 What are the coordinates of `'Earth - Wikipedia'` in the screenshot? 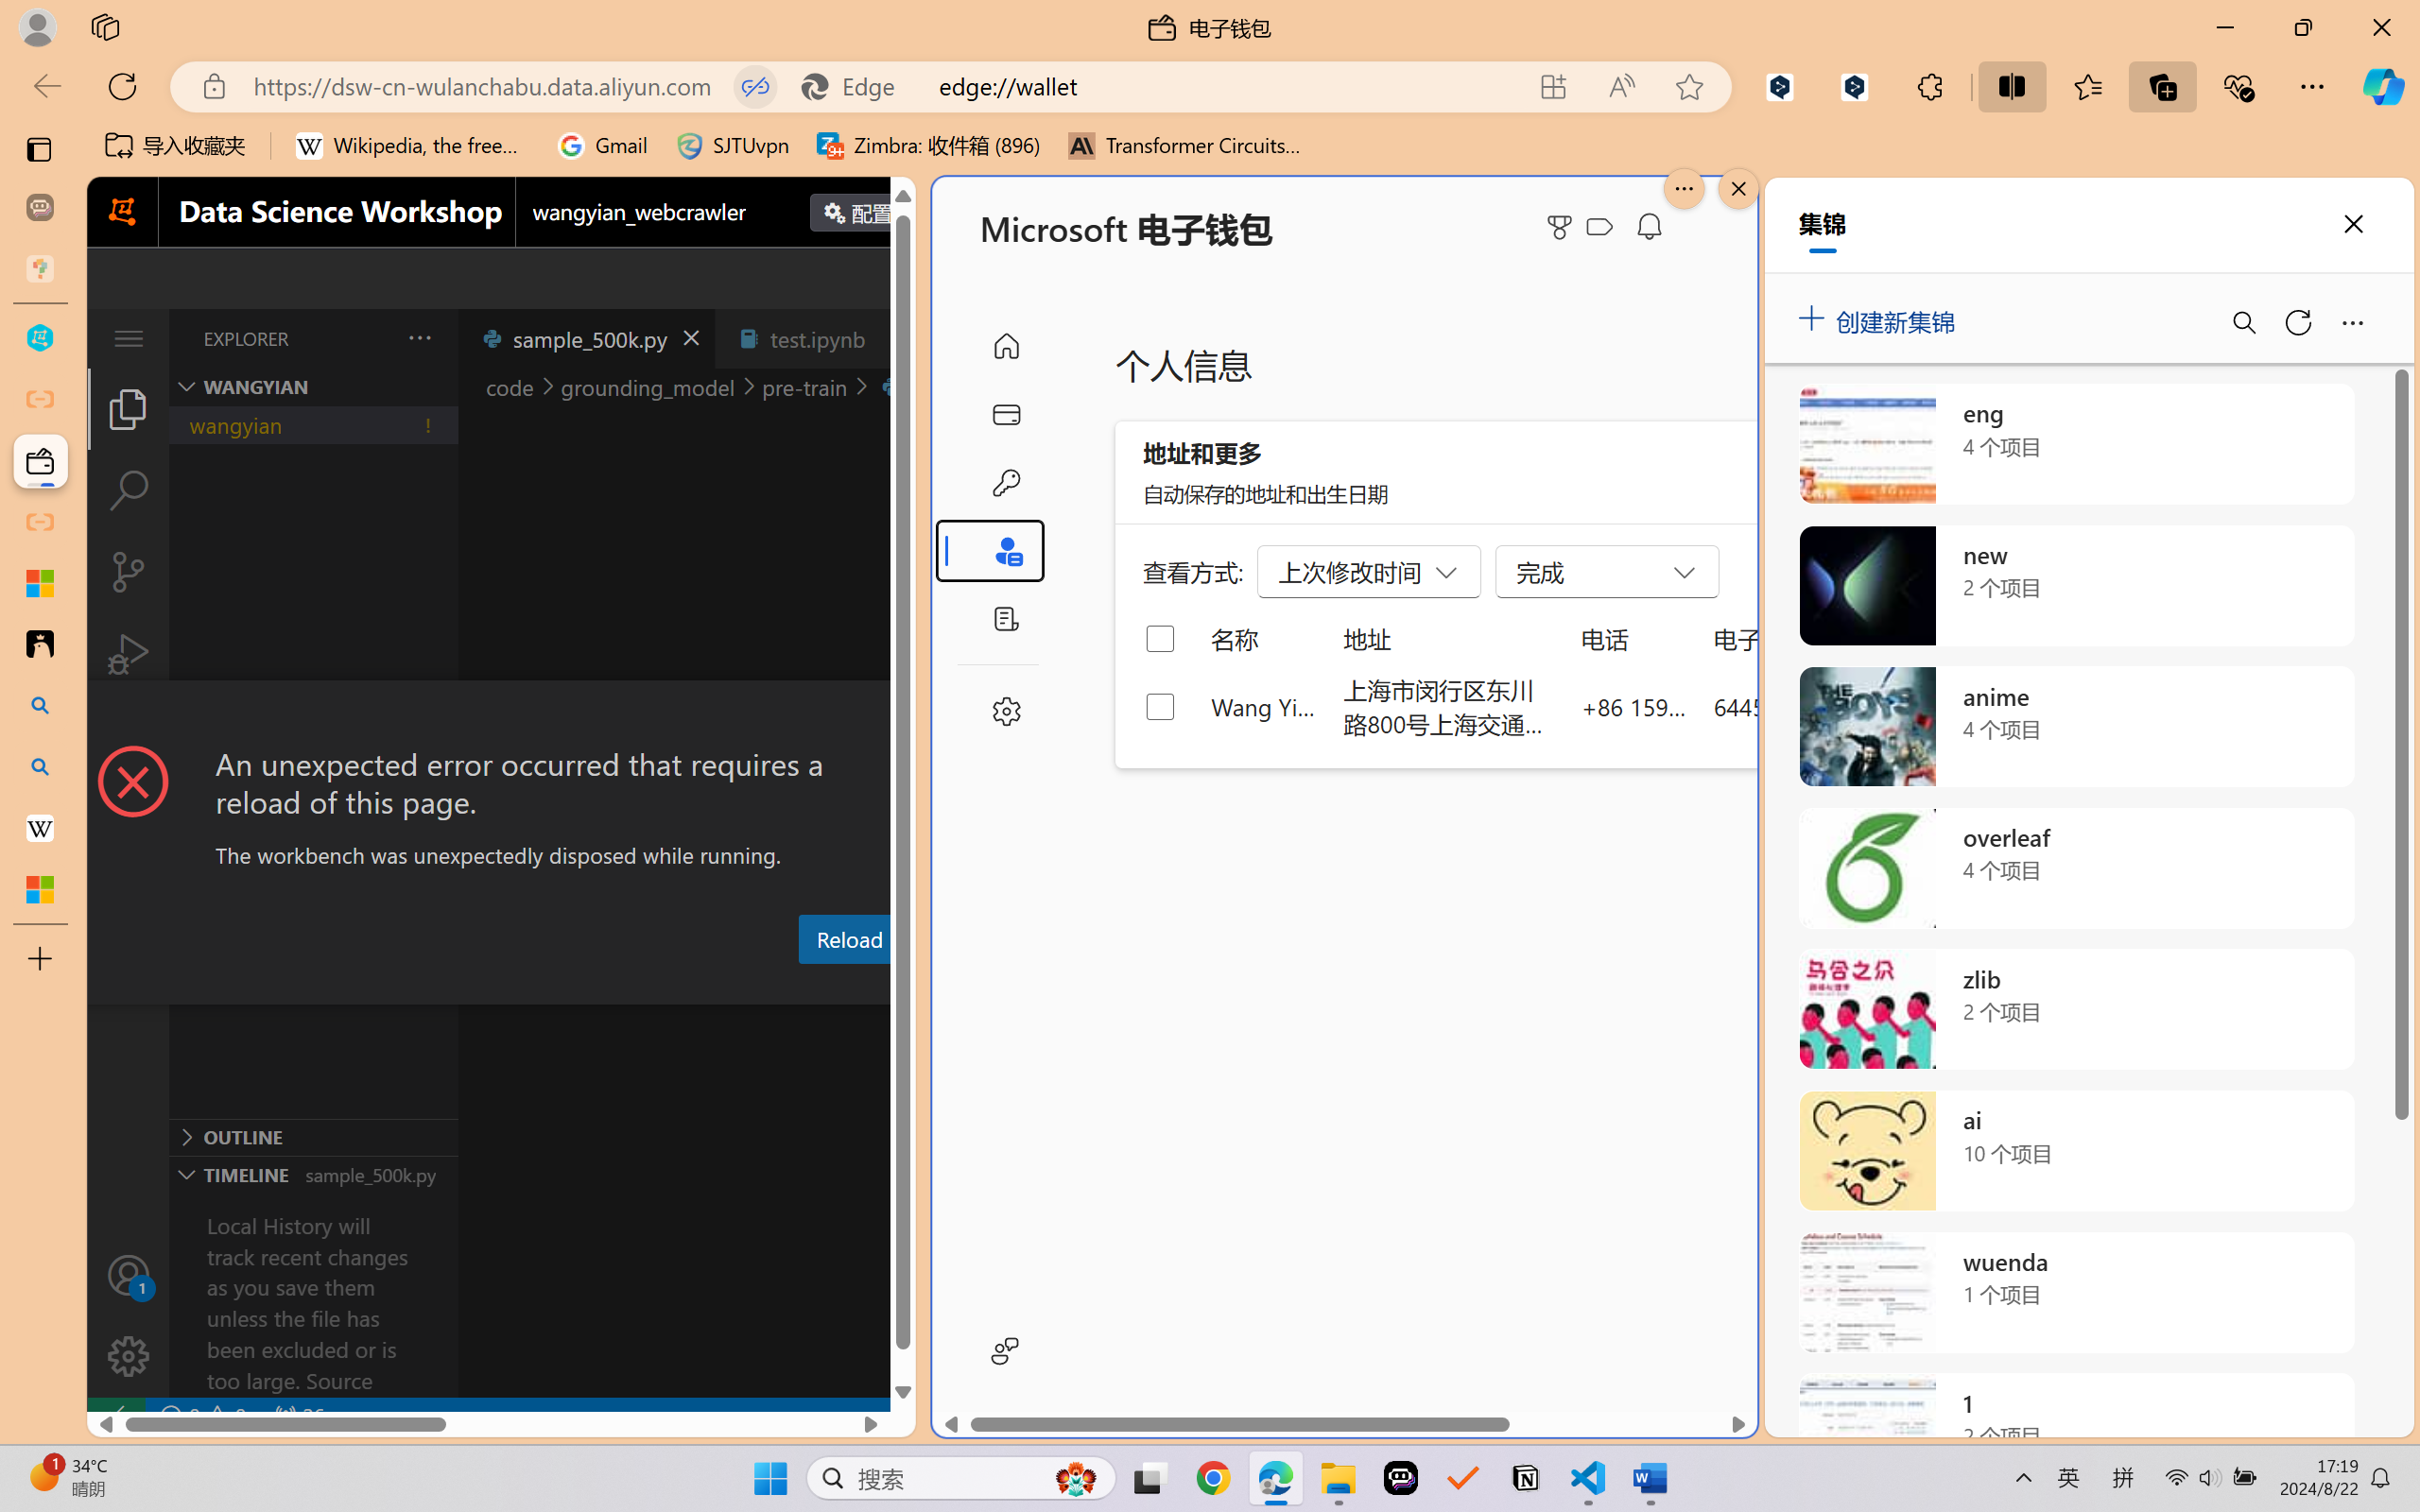 It's located at (39, 827).